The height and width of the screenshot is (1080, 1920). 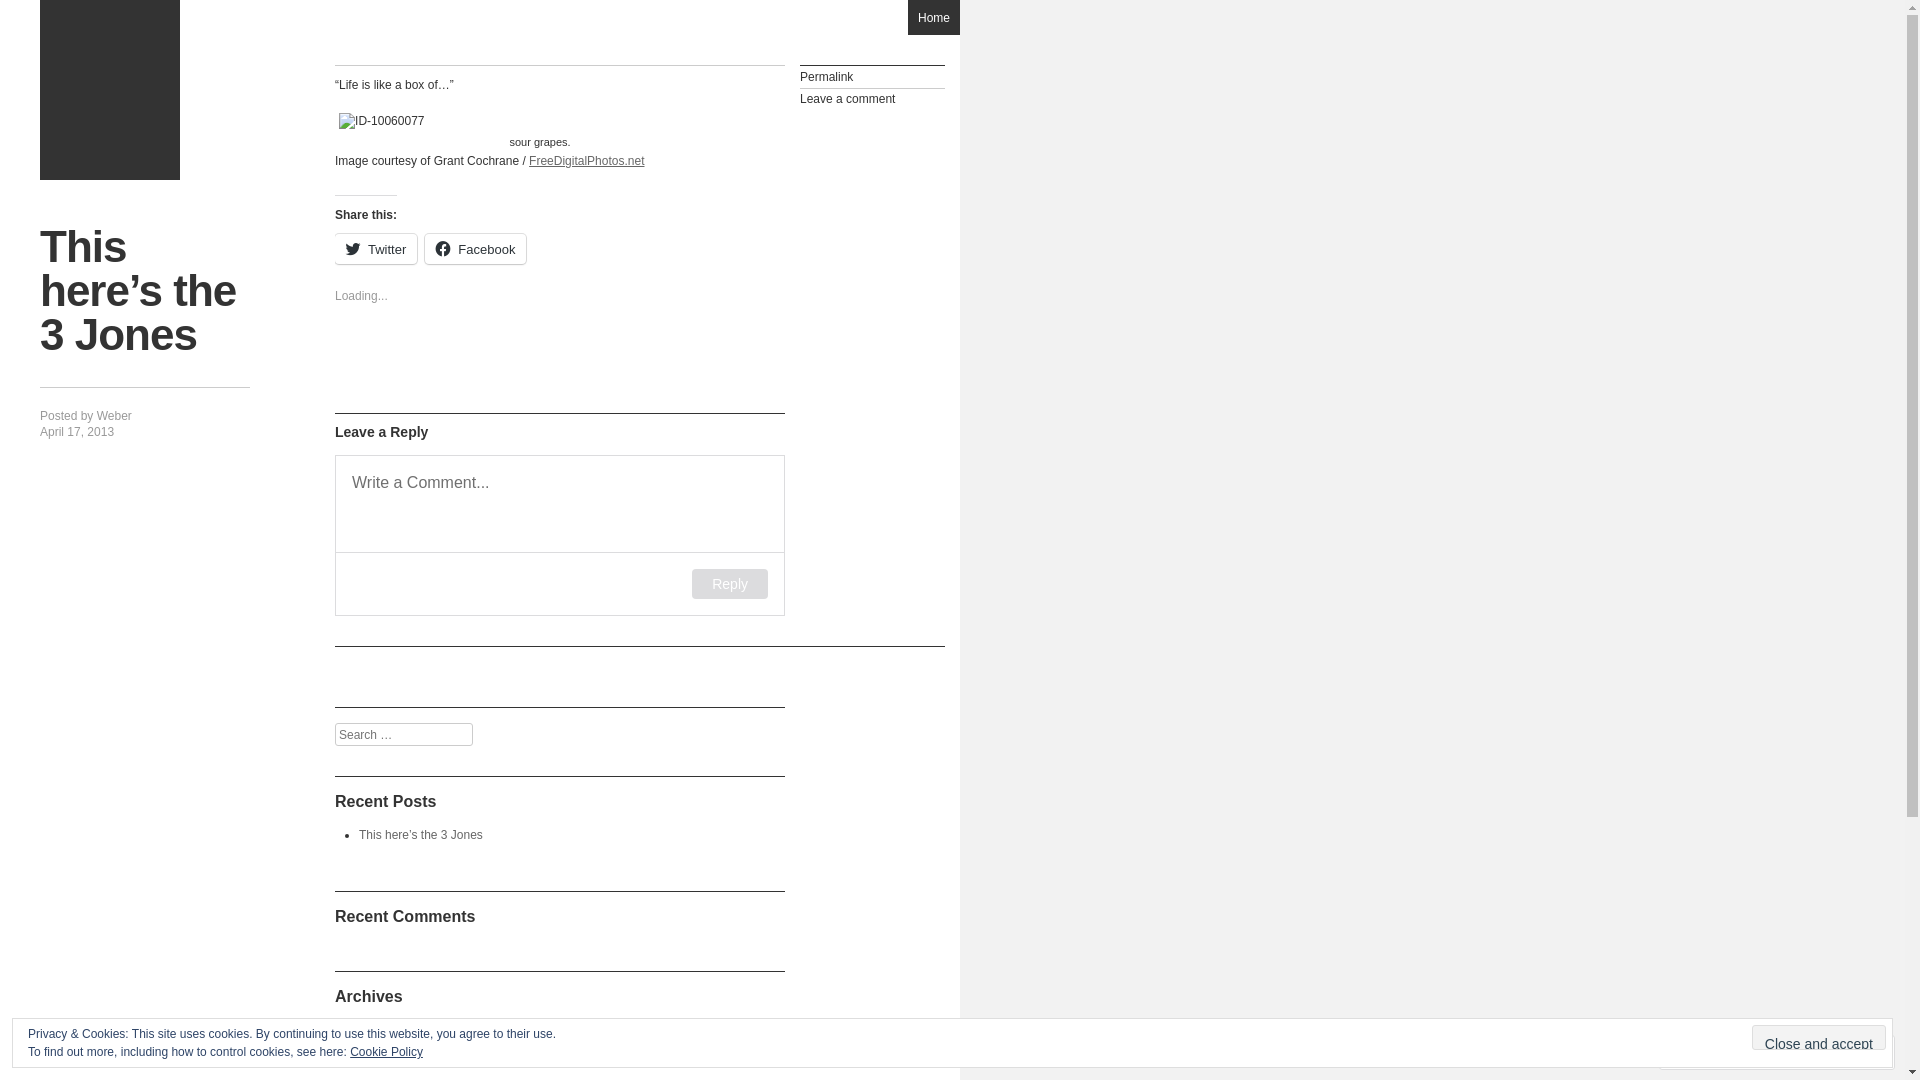 What do you see at coordinates (385, 1029) in the screenshot?
I see `'April 2013'` at bounding box center [385, 1029].